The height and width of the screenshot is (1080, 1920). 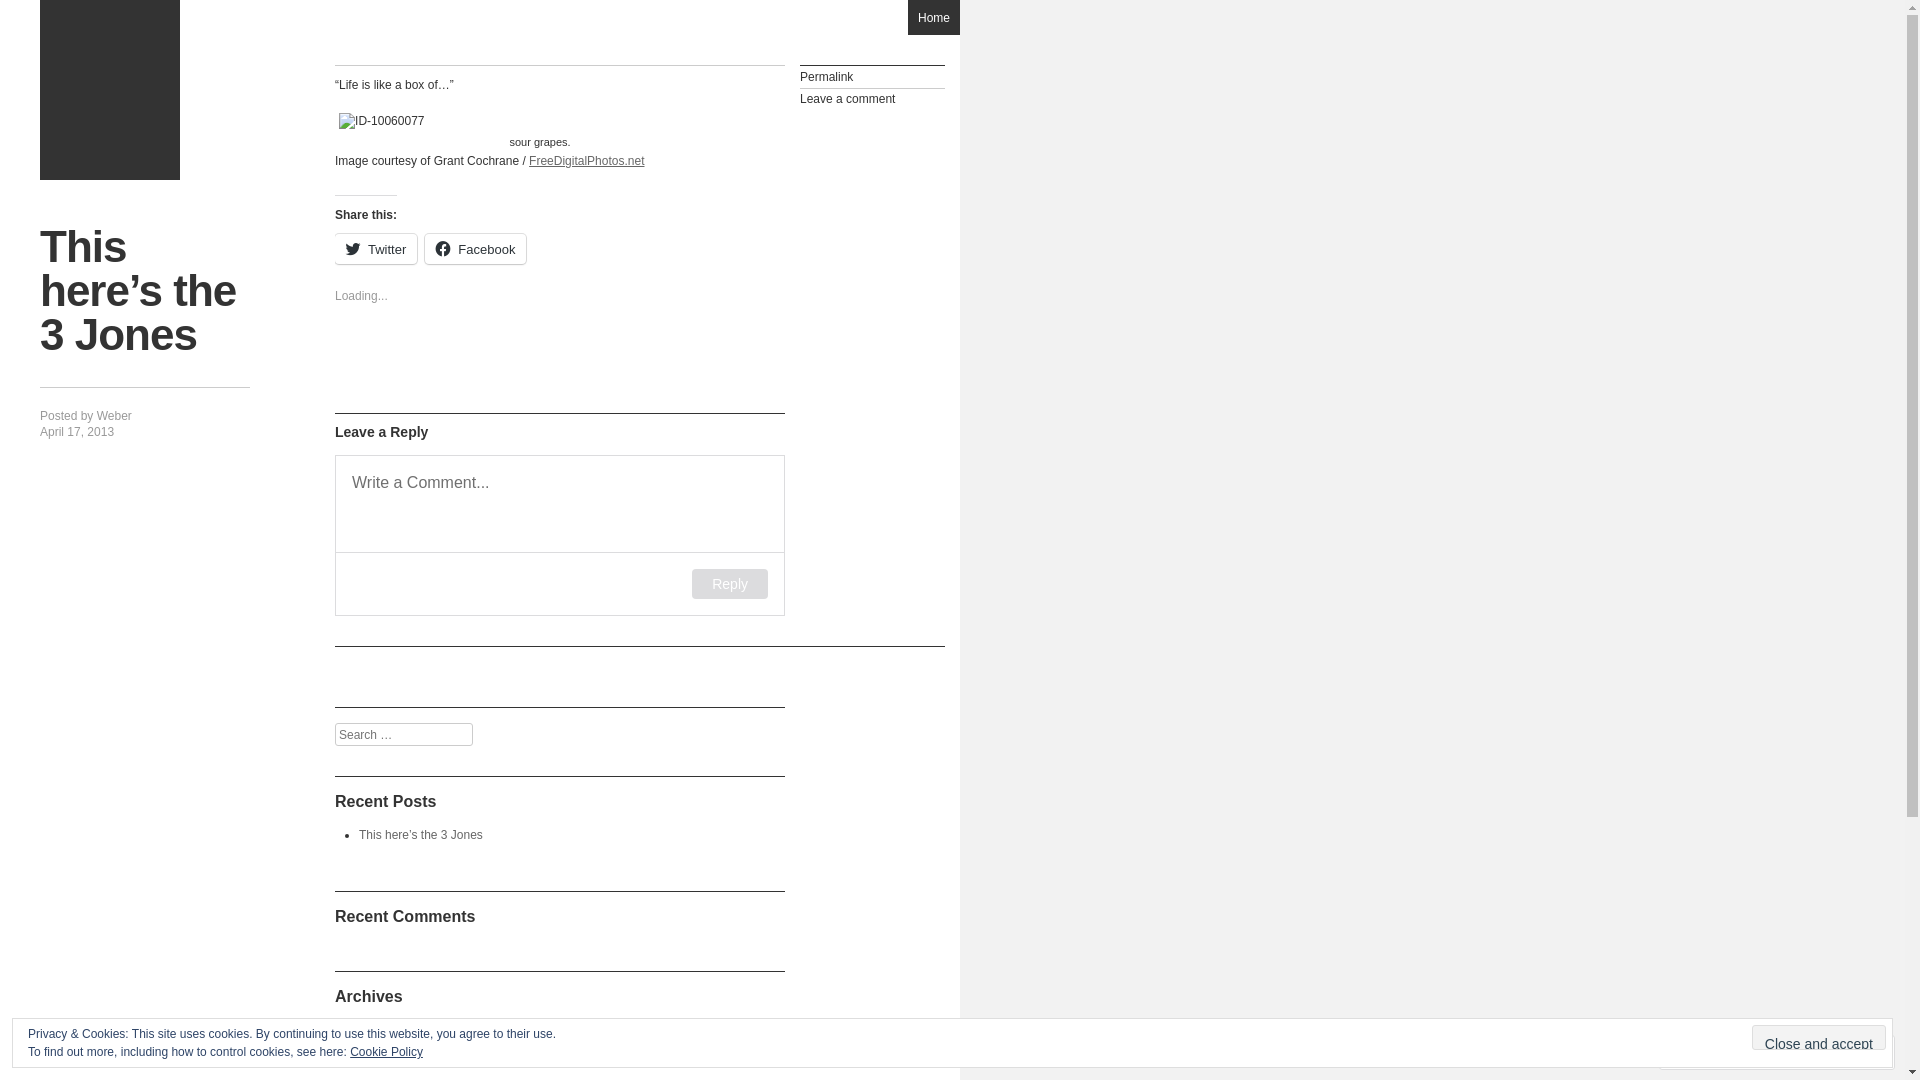 What do you see at coordinates (385, 1029) in the screenshot?
I see `'April 2013'` at bounding box center [385, 1029].